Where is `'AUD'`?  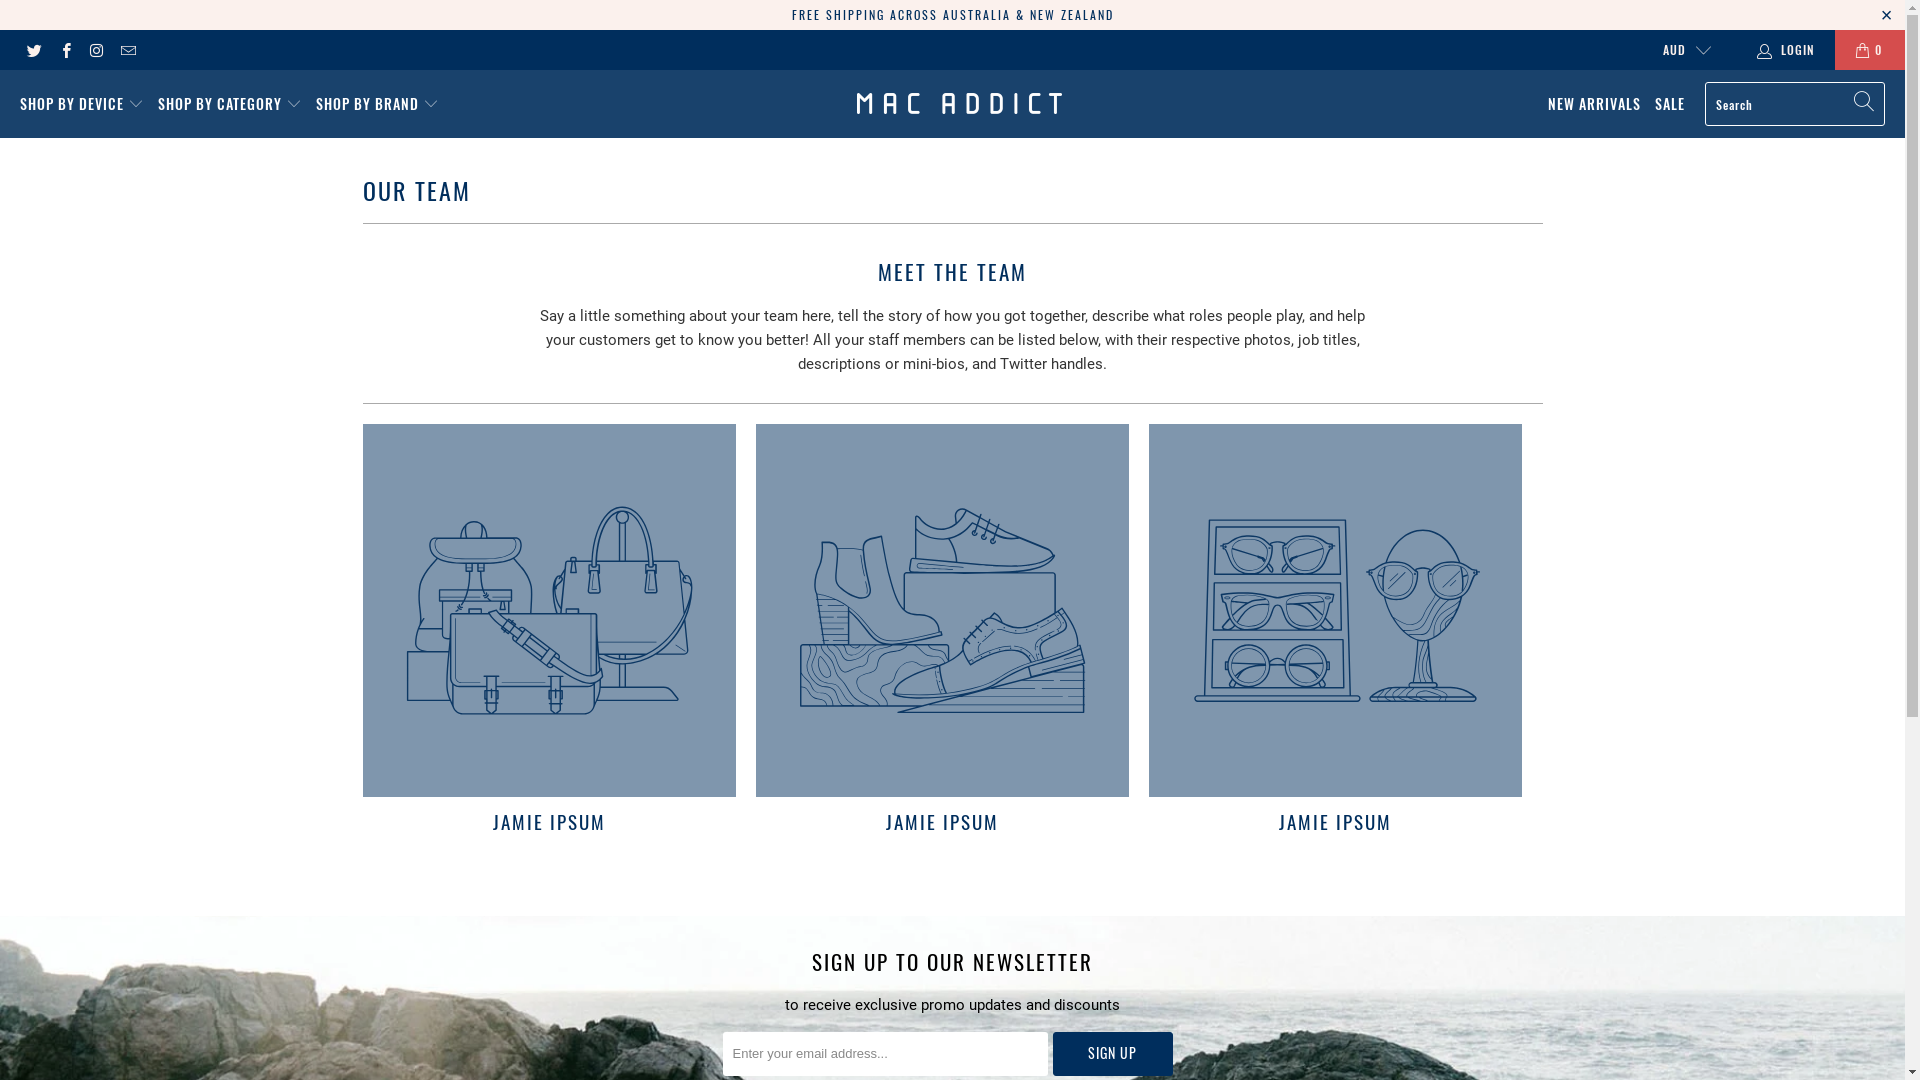 'AUD' is located at coordinates (1678, 49).